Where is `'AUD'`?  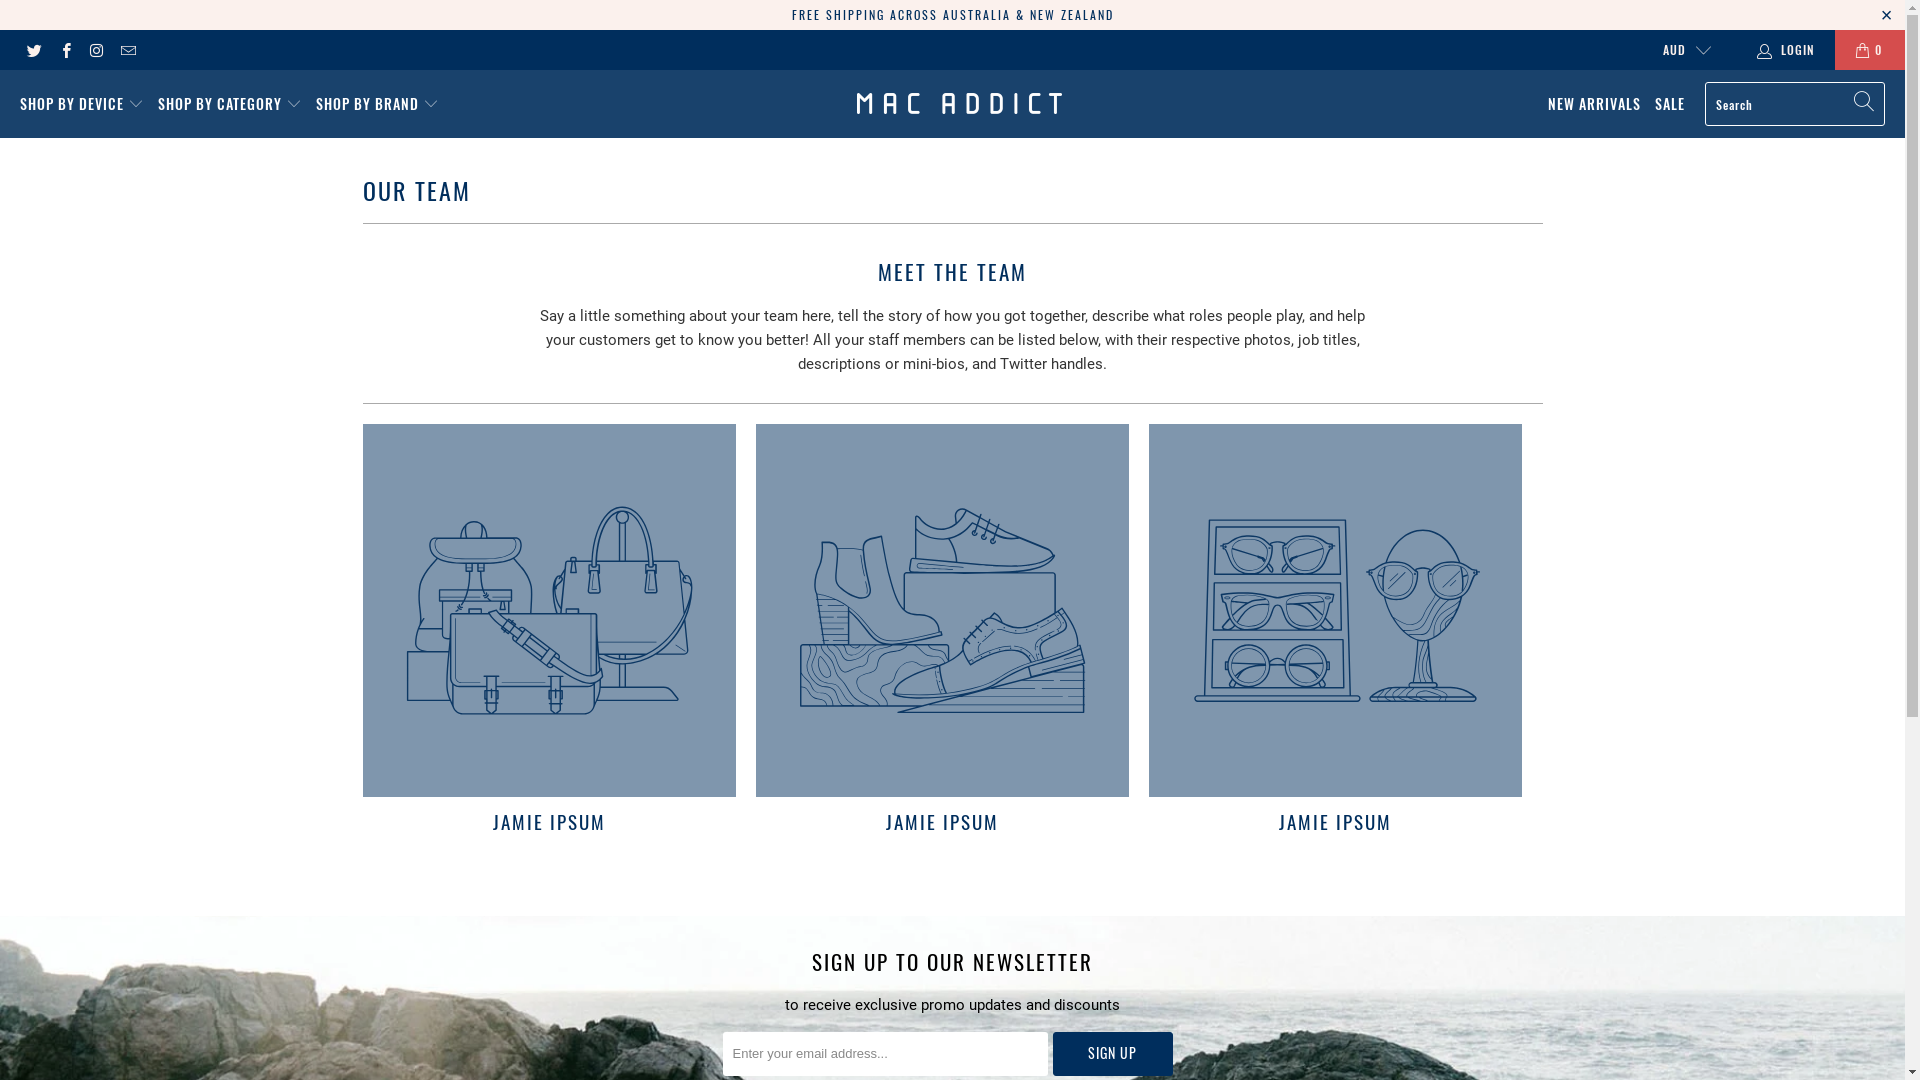 'AUD' is located at coordinates (1678, 49).